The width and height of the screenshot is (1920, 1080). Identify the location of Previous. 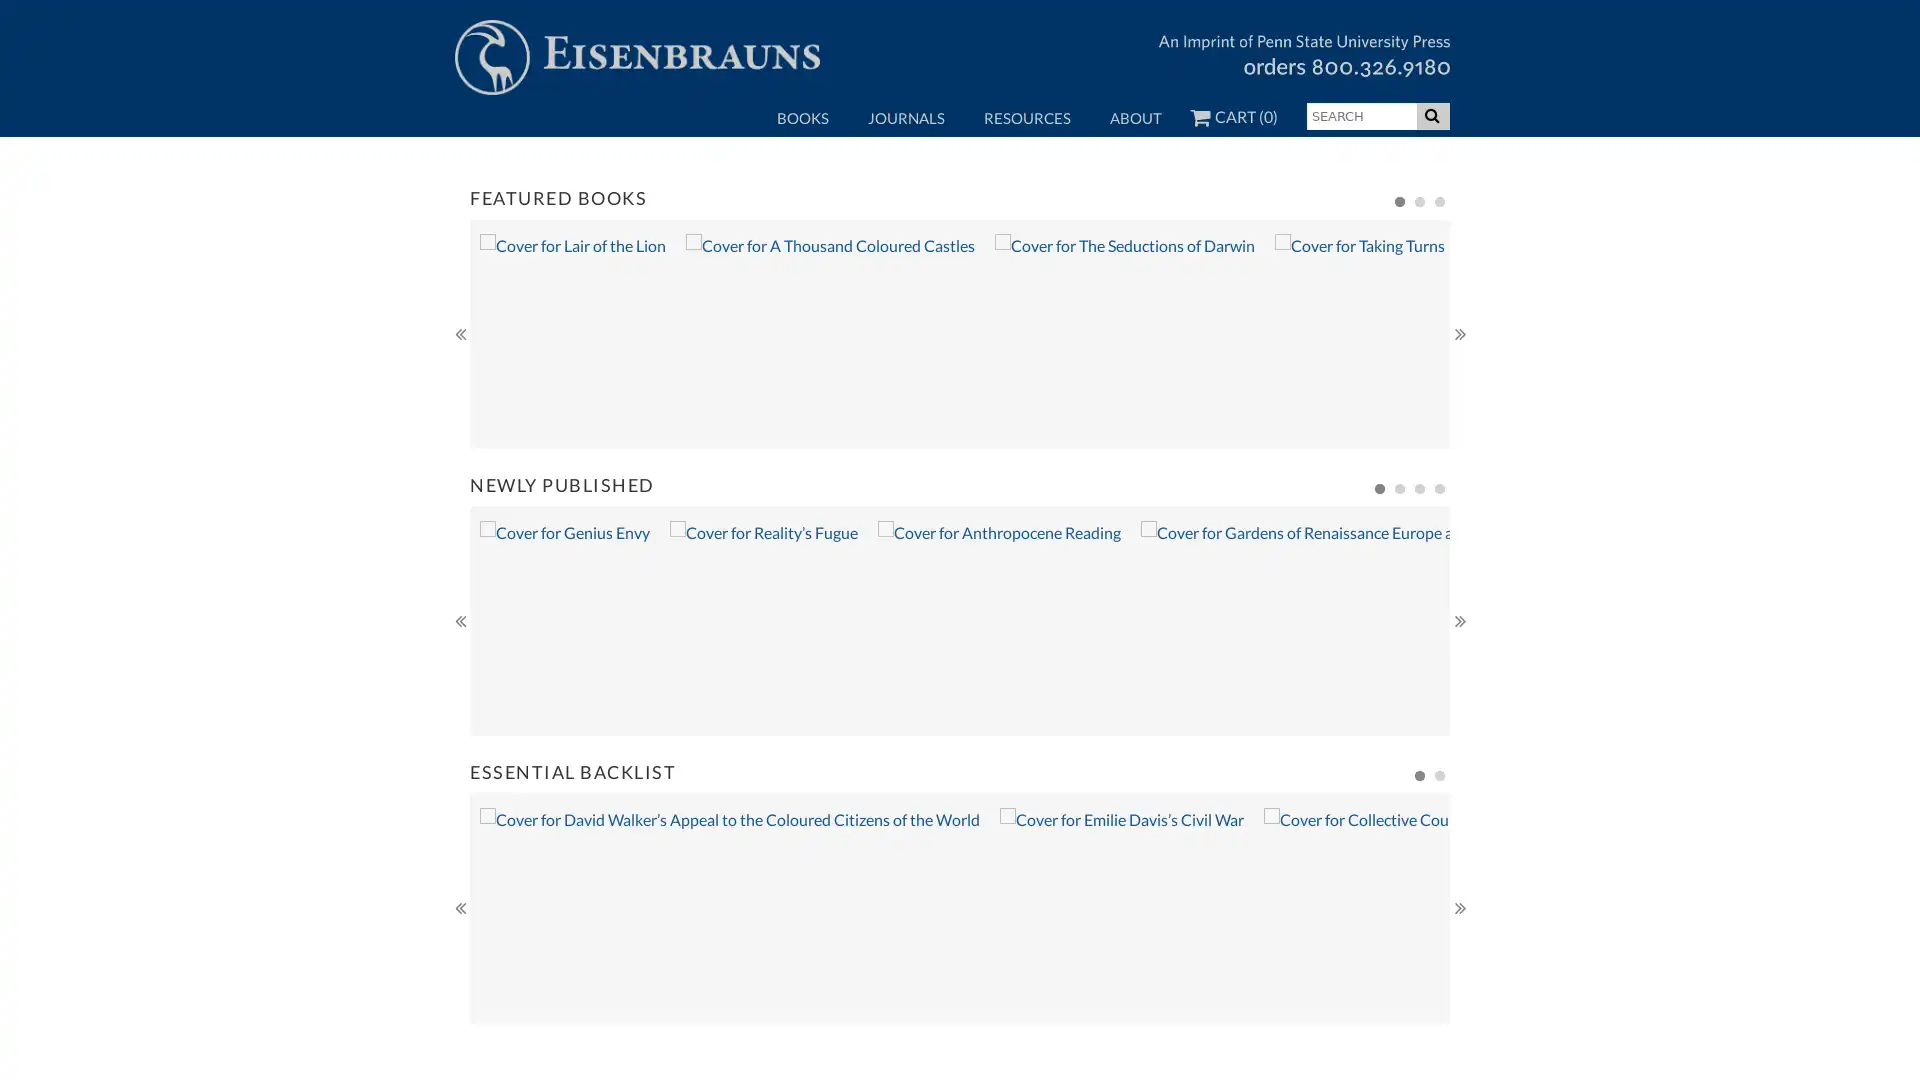
(459, 620).